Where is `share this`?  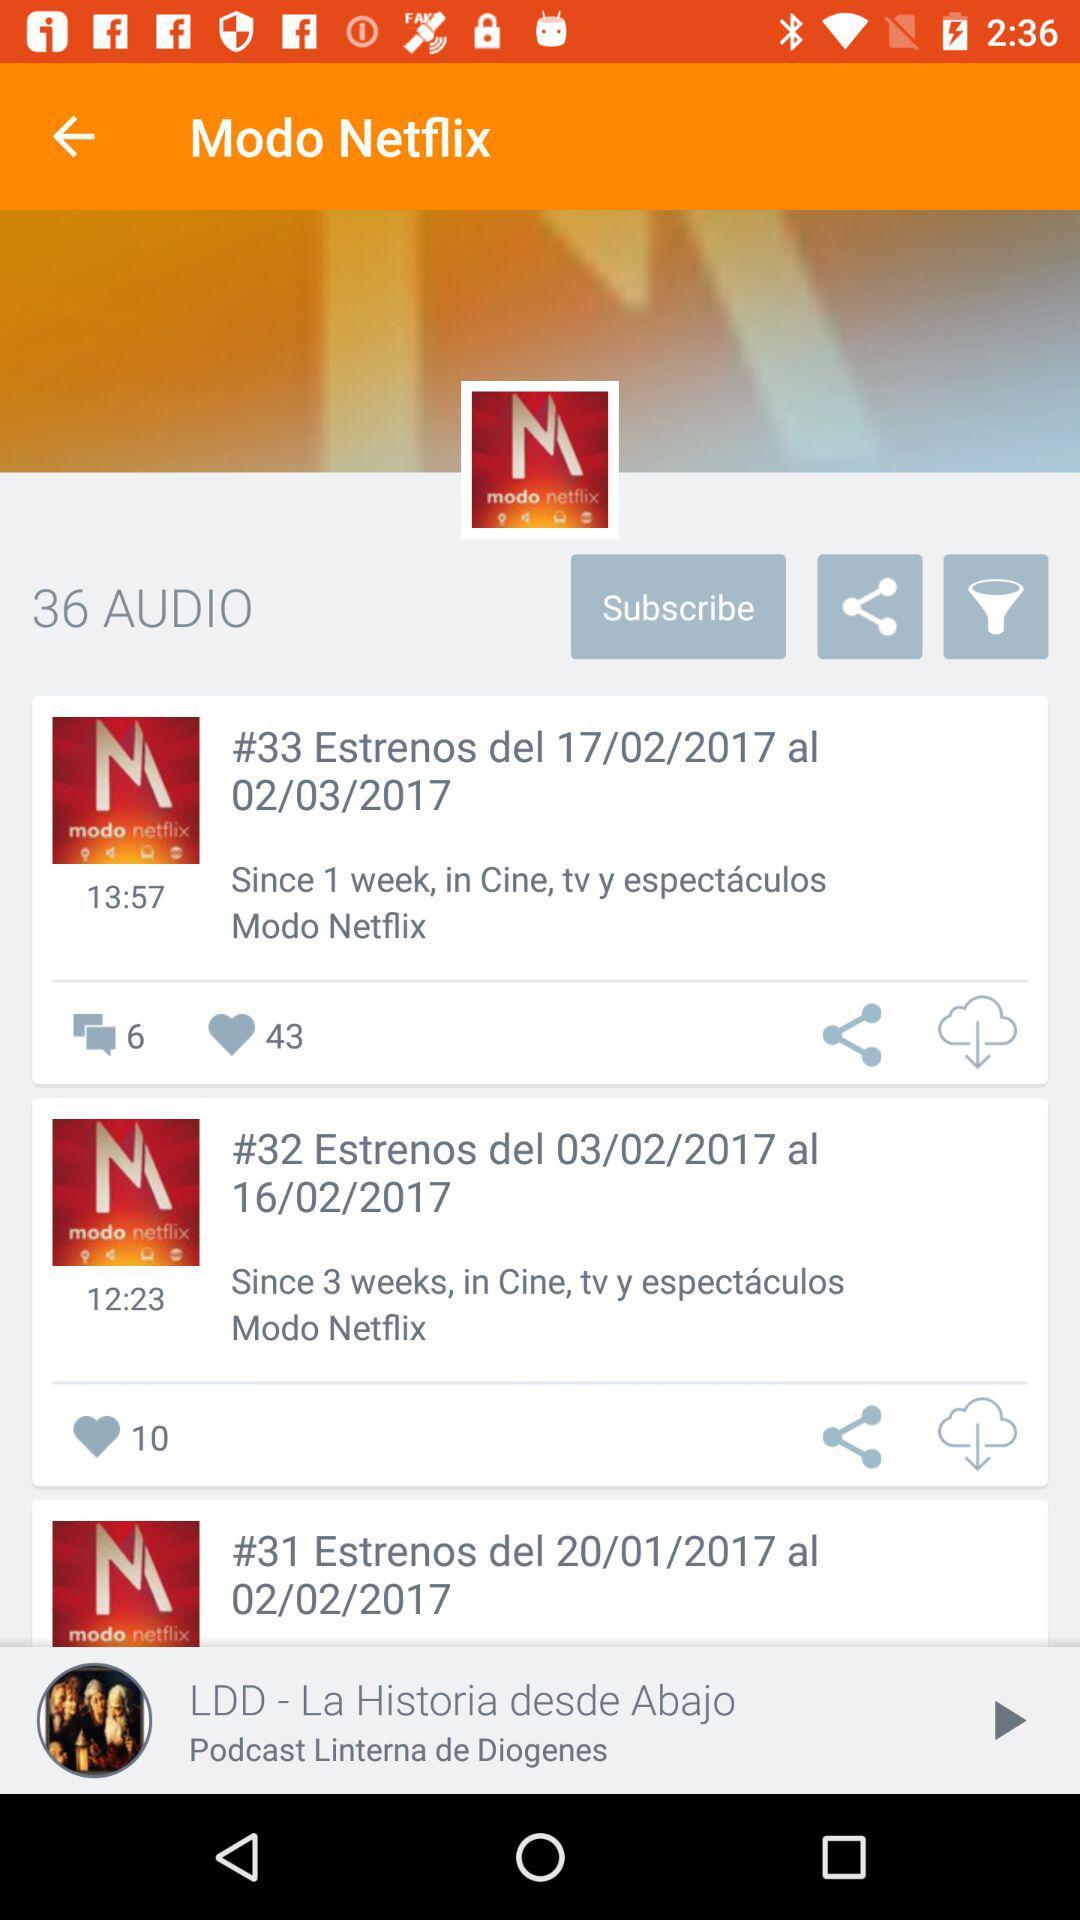 share this is located at coordinates (856, 1035).